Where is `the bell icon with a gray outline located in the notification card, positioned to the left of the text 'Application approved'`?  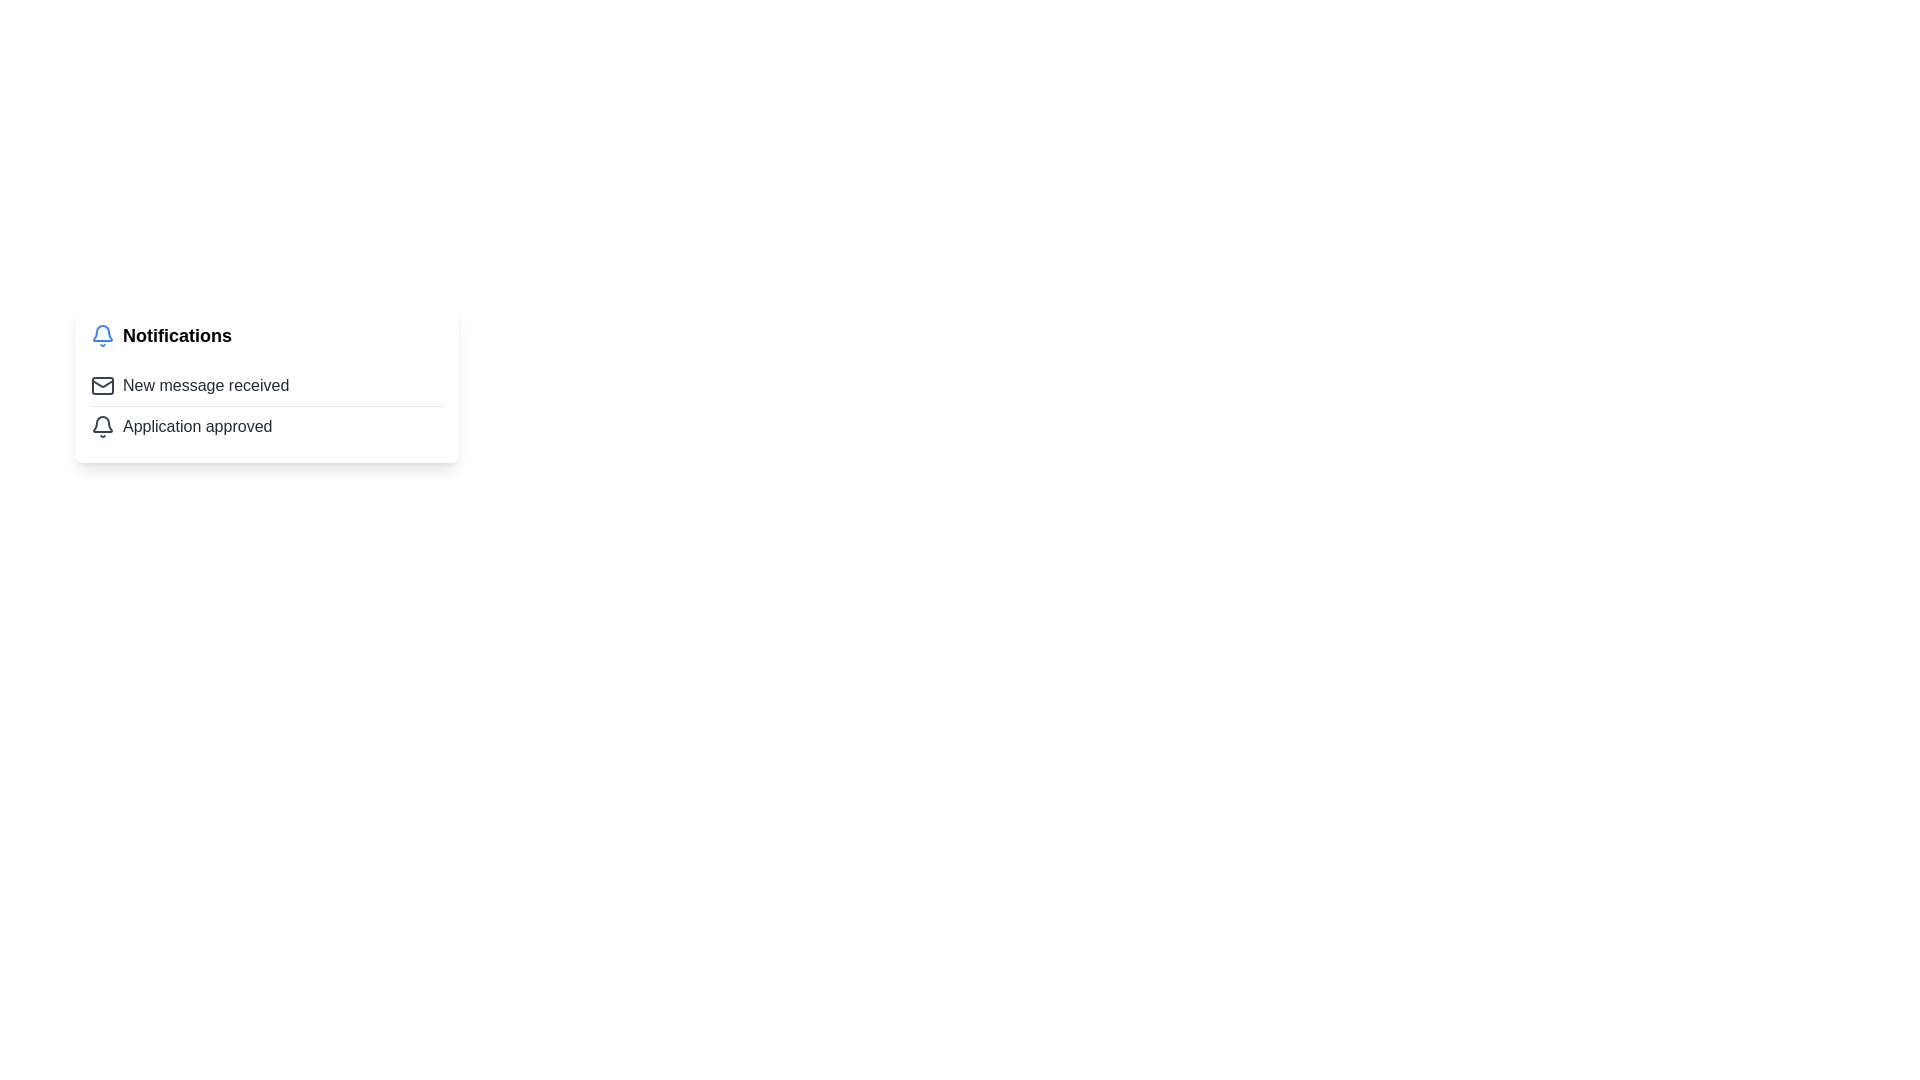 the bell icon with a gray outline located in the notification card, positioned to the left of the text 'Application approved' is located at coordinates (101, 426).